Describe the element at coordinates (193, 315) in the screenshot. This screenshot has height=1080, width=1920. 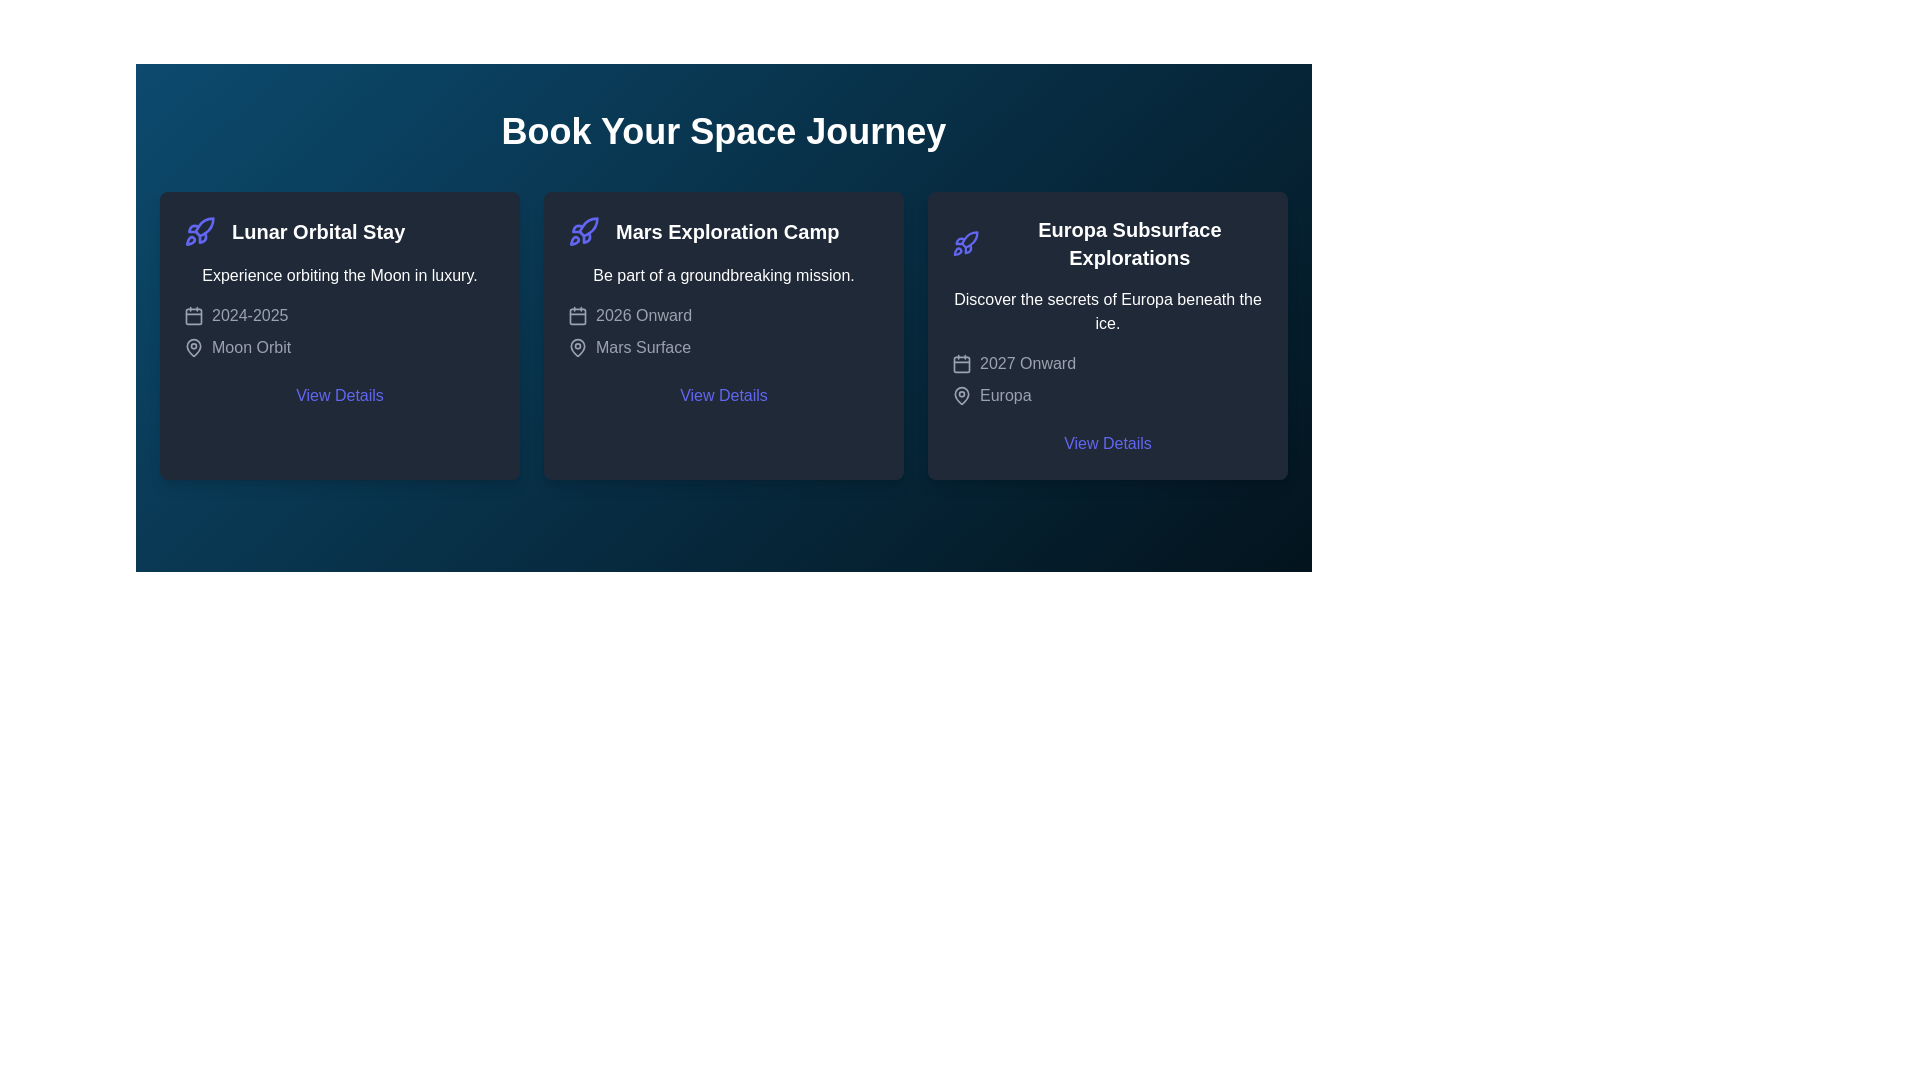
I see `the decorative rectangle that serves as the background of the calendar icon, located near the text '2024-2025' in the leftmost card for the 'Lunar Orbital Stay' offering` at that location.